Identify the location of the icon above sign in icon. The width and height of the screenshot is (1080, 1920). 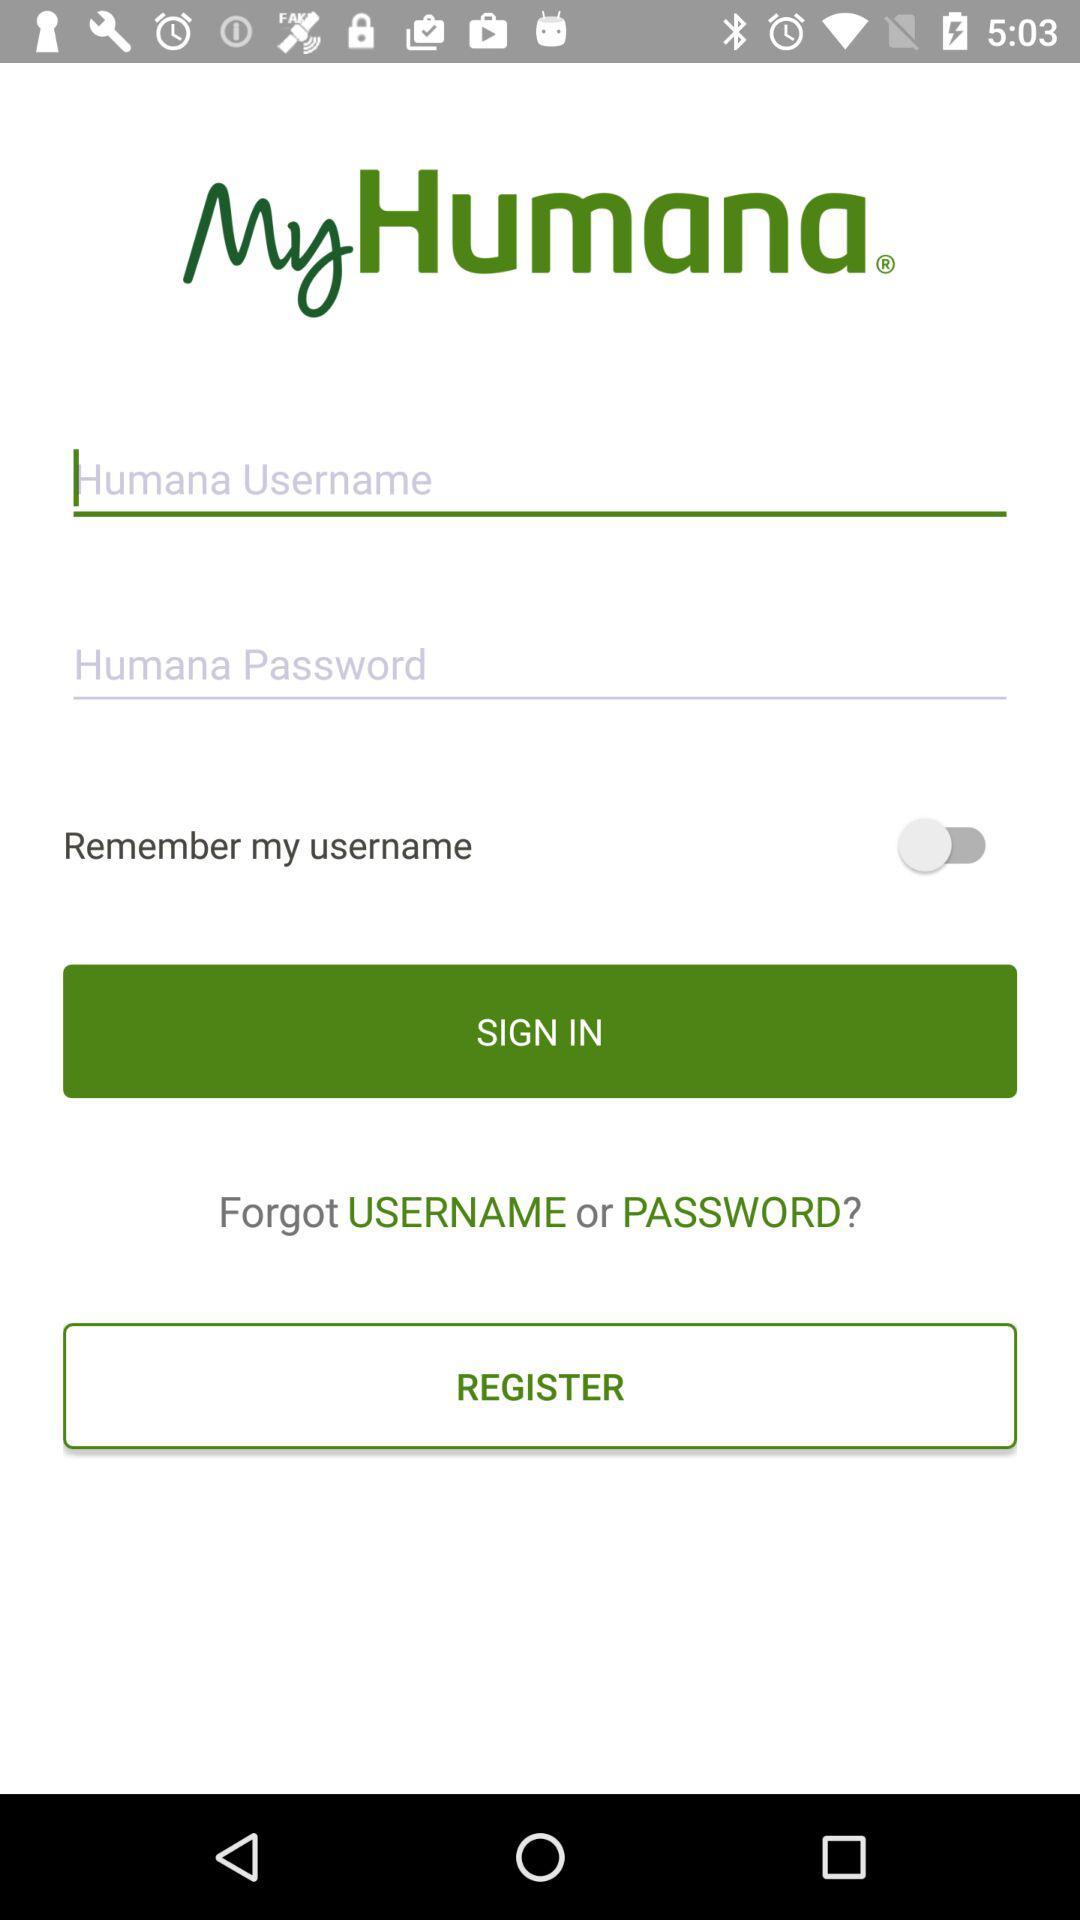
(540, 844).